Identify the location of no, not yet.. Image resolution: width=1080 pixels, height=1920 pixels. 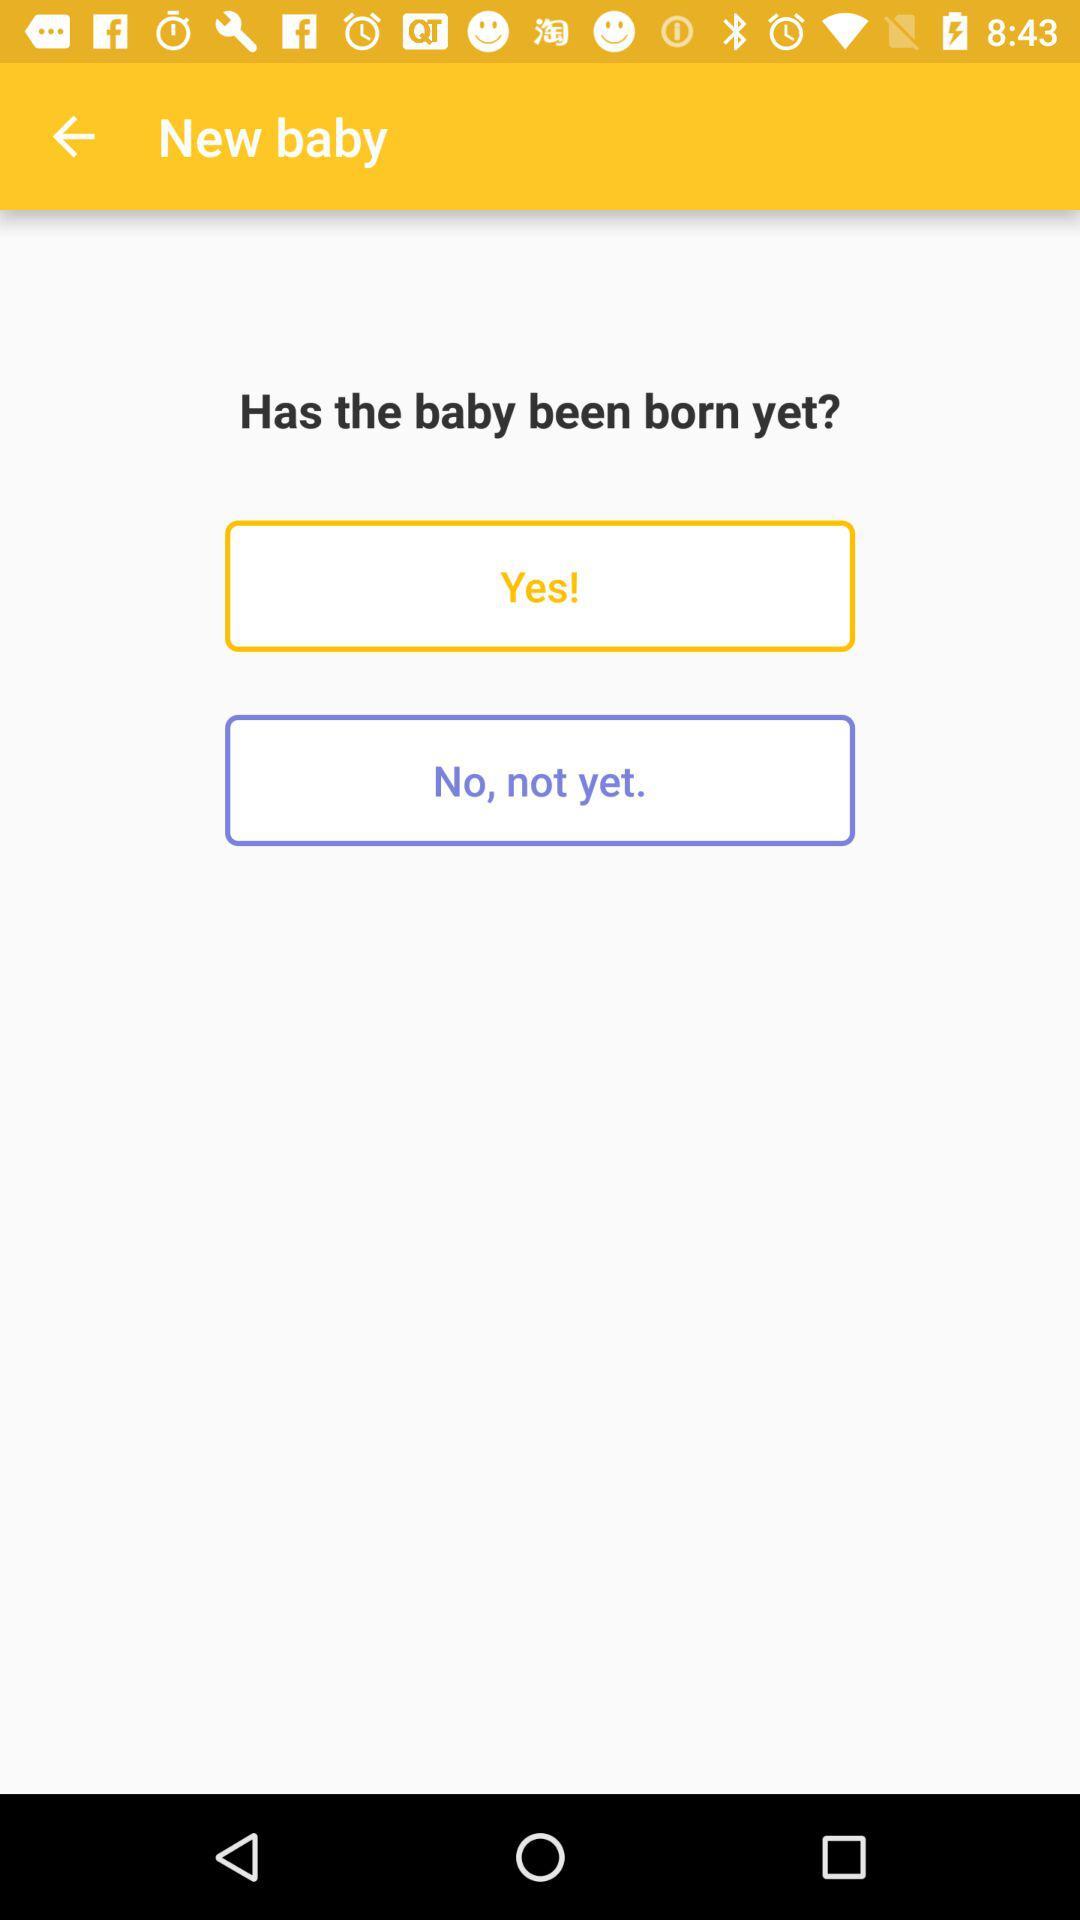
(540, 779).